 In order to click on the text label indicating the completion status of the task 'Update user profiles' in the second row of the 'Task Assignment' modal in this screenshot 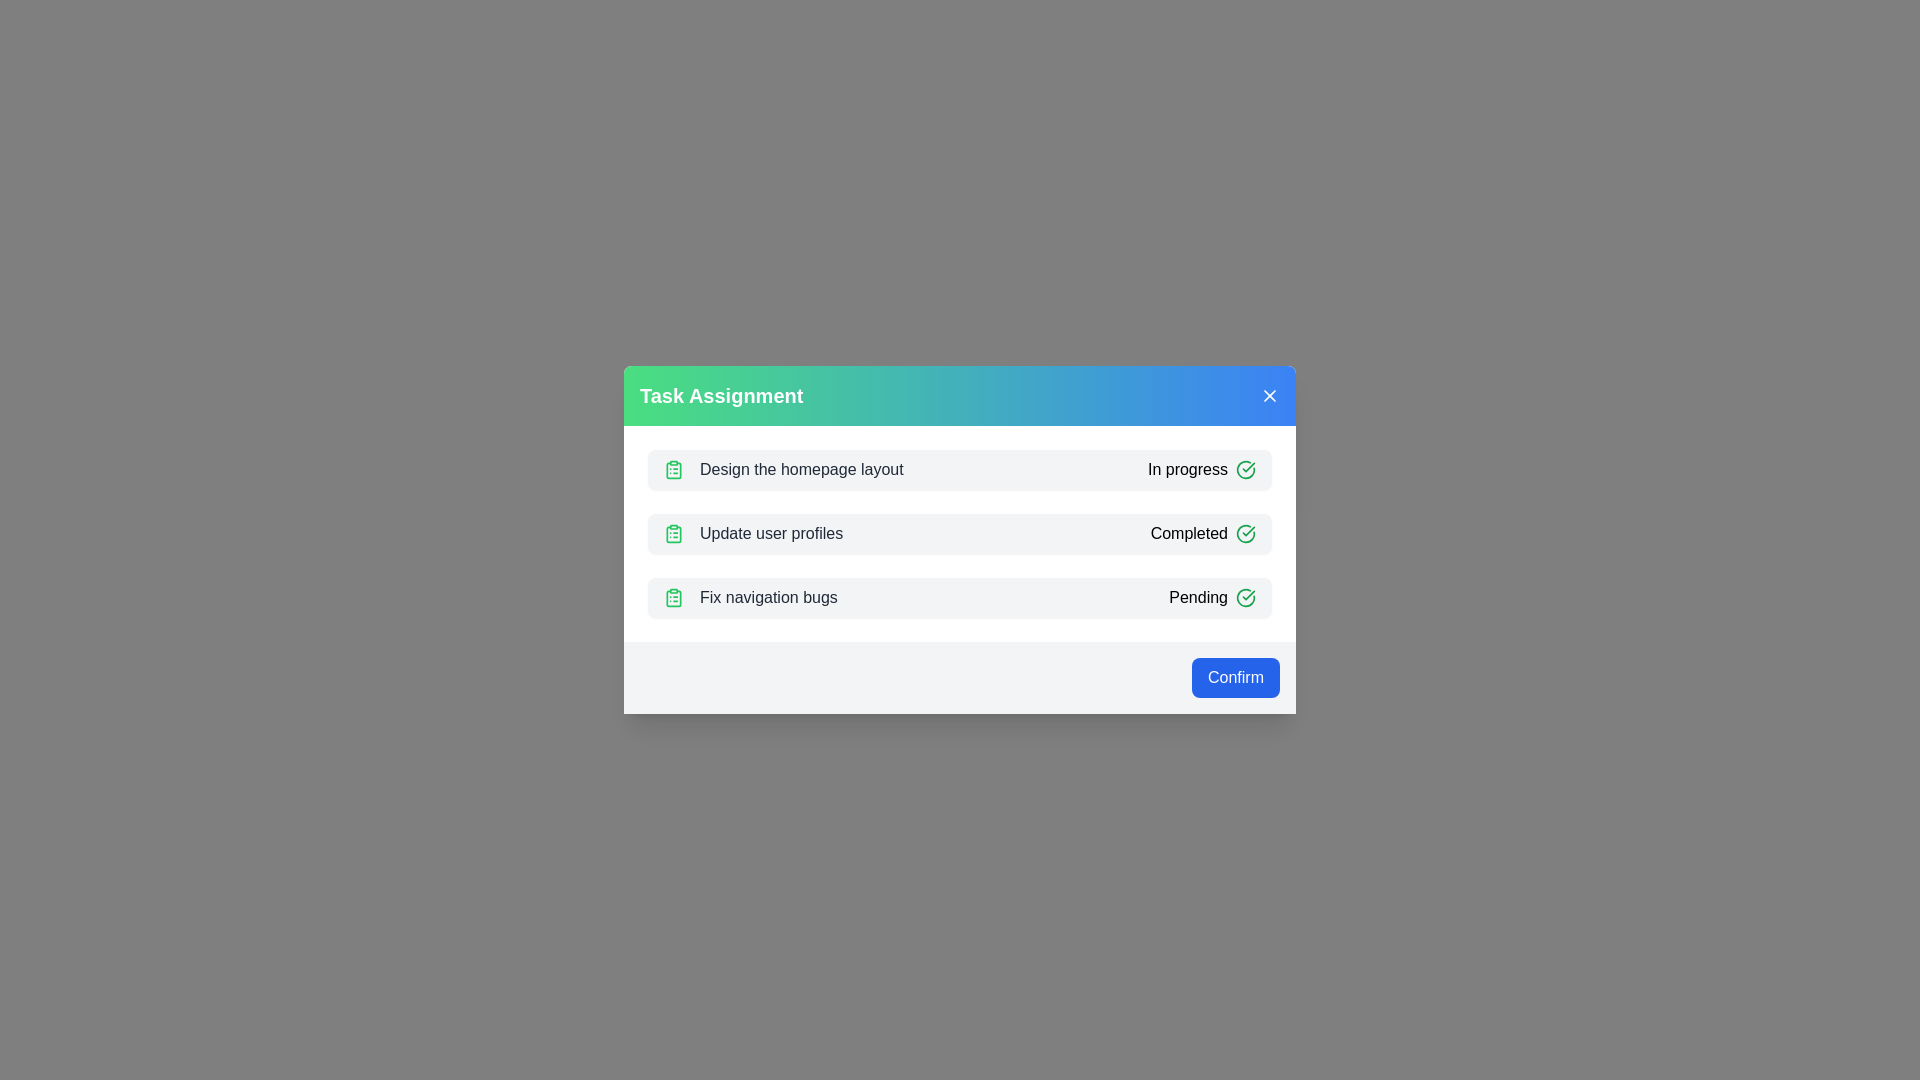, I will do `click(1189, 532)`.